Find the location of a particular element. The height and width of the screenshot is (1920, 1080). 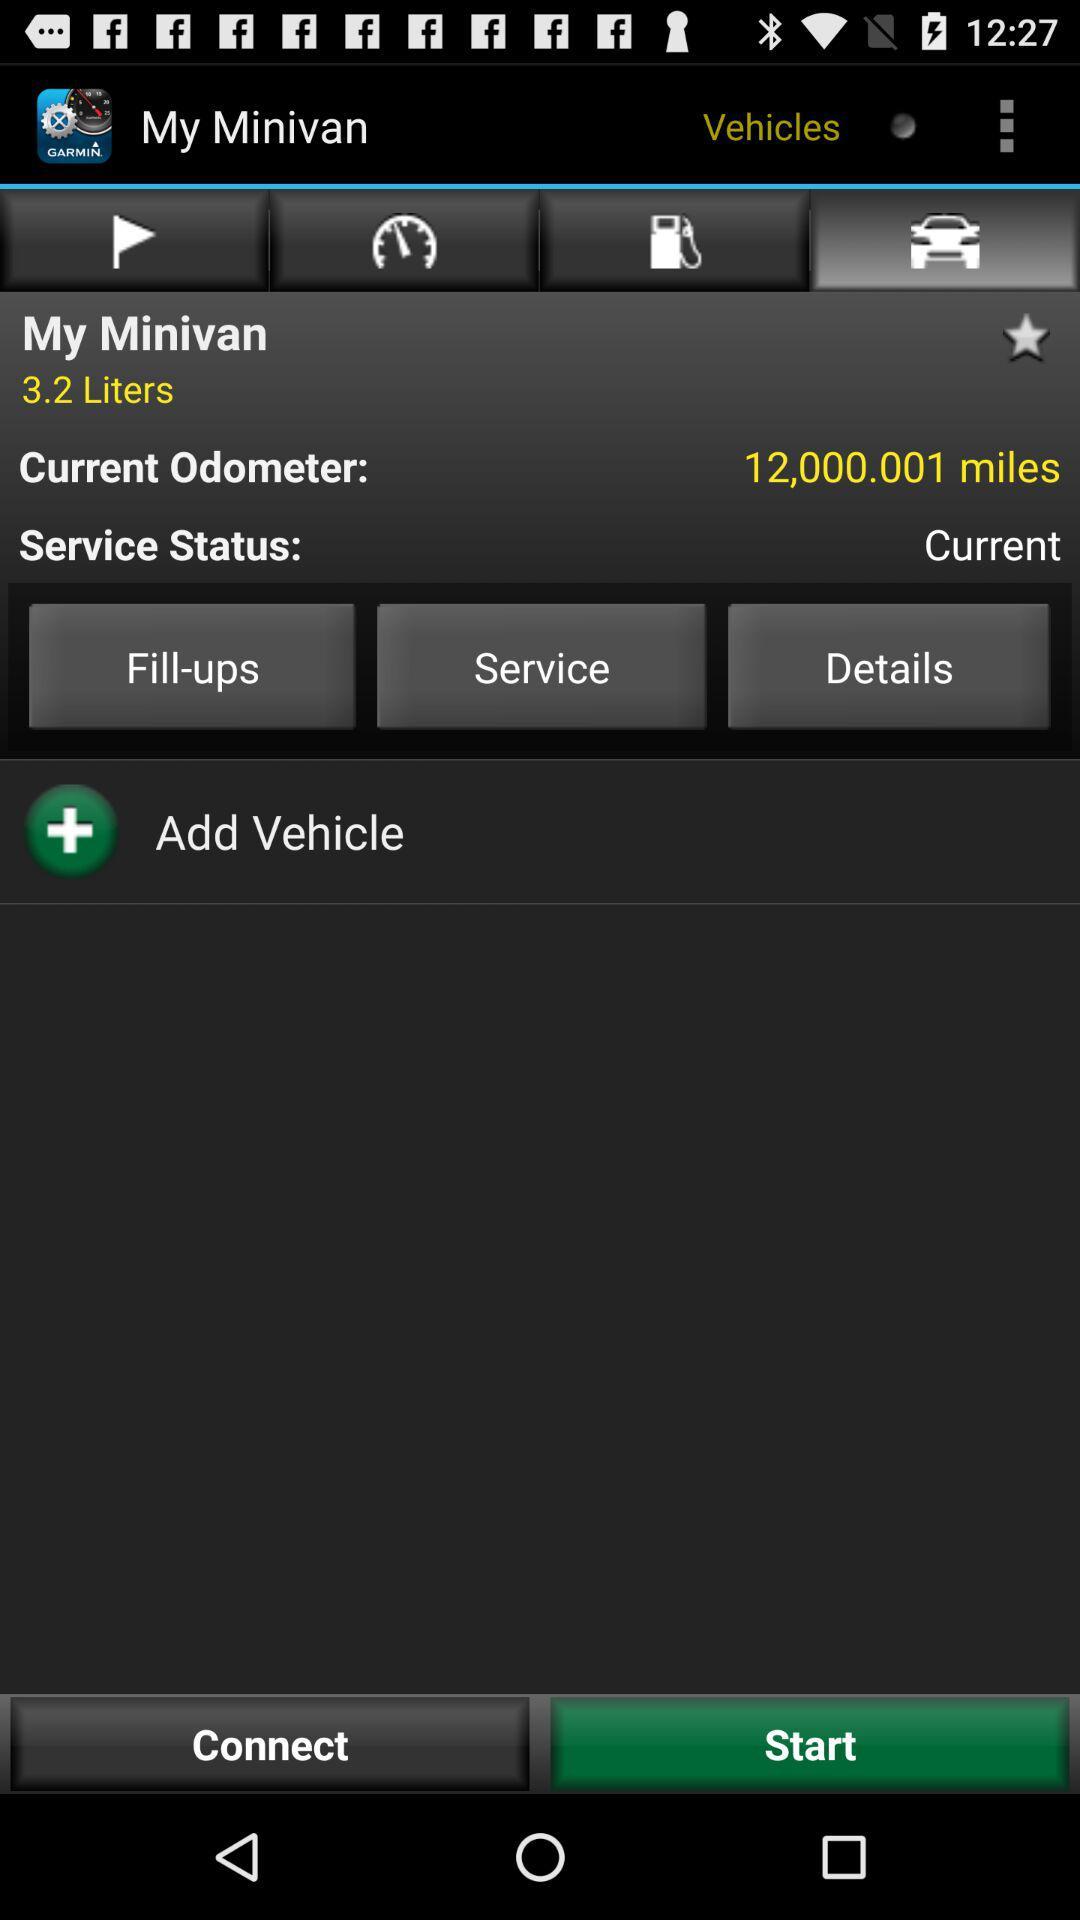

item above the service status: item is located at coordinates (807, 464).